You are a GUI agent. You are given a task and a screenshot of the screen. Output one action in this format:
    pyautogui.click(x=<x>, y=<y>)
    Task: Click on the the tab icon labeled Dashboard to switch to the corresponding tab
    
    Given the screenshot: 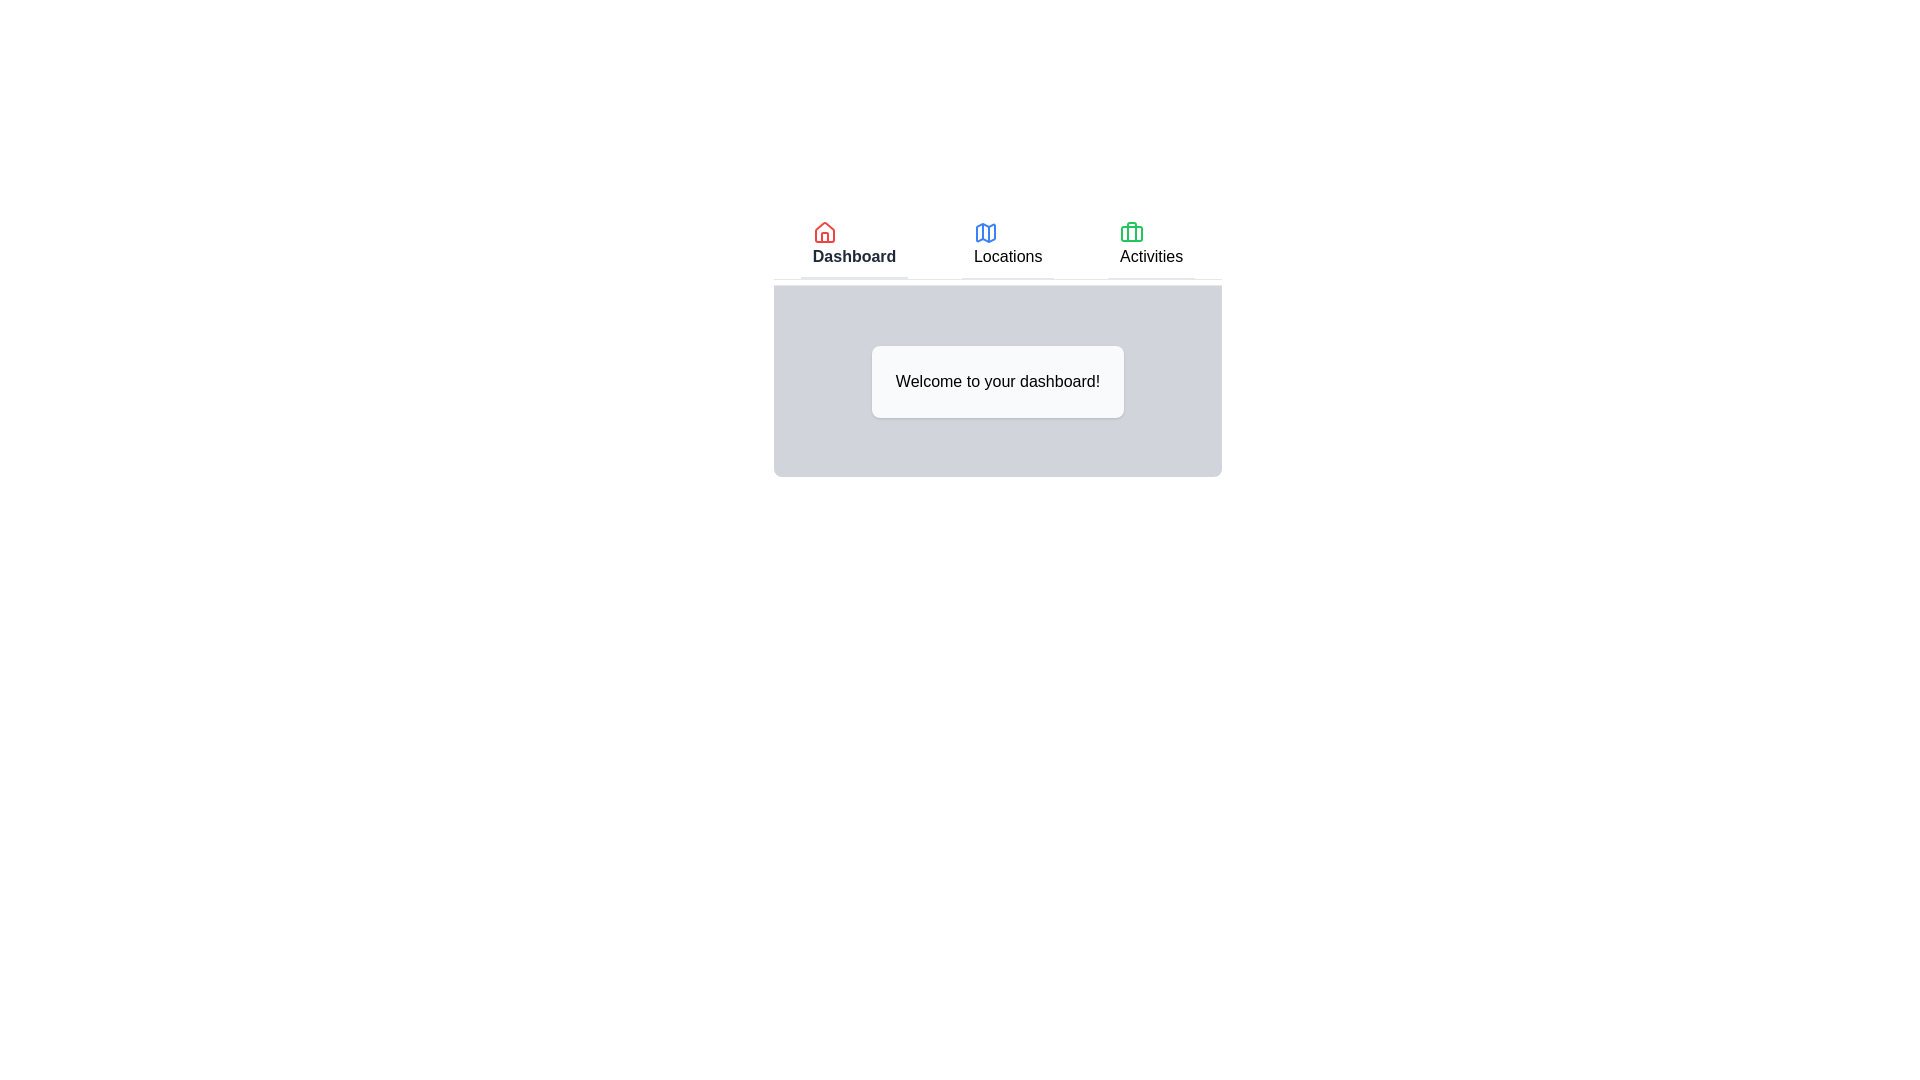 What is the action you would take?
    pyautogui.click(x=824, y=231)
    